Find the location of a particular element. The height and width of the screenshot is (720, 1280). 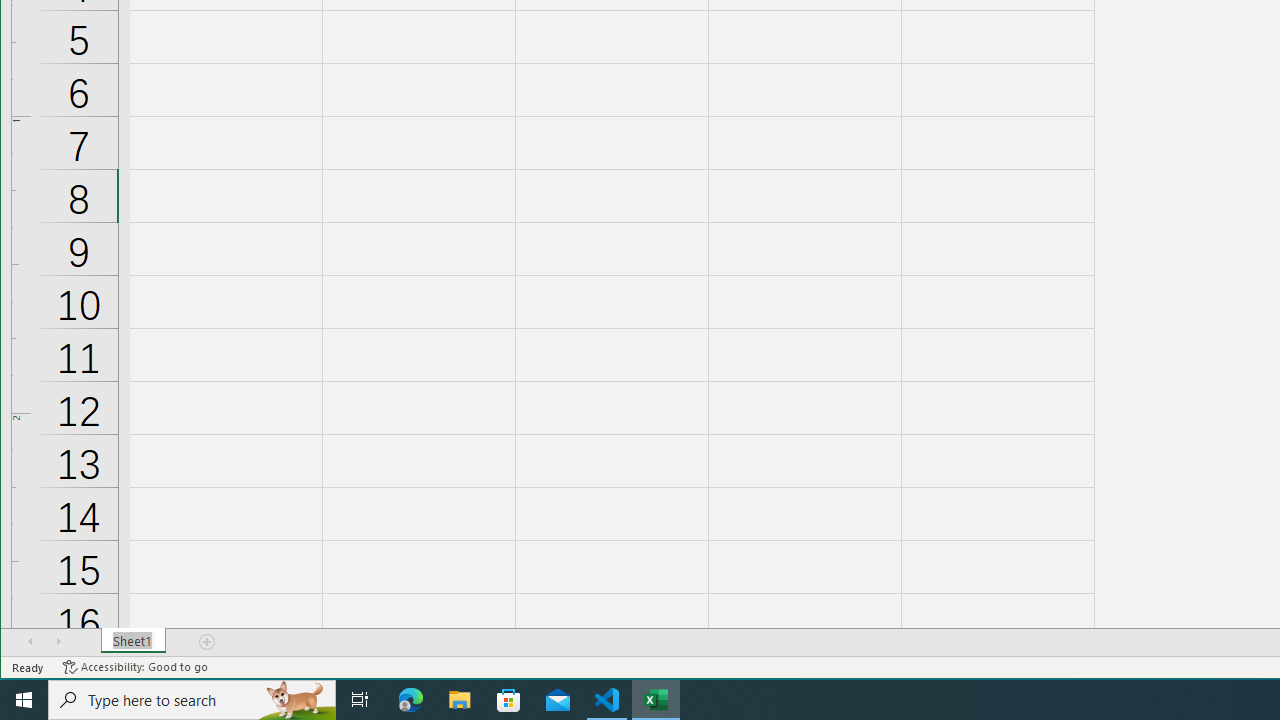

'Microsoft Store' is located at coordinates (509, 698).